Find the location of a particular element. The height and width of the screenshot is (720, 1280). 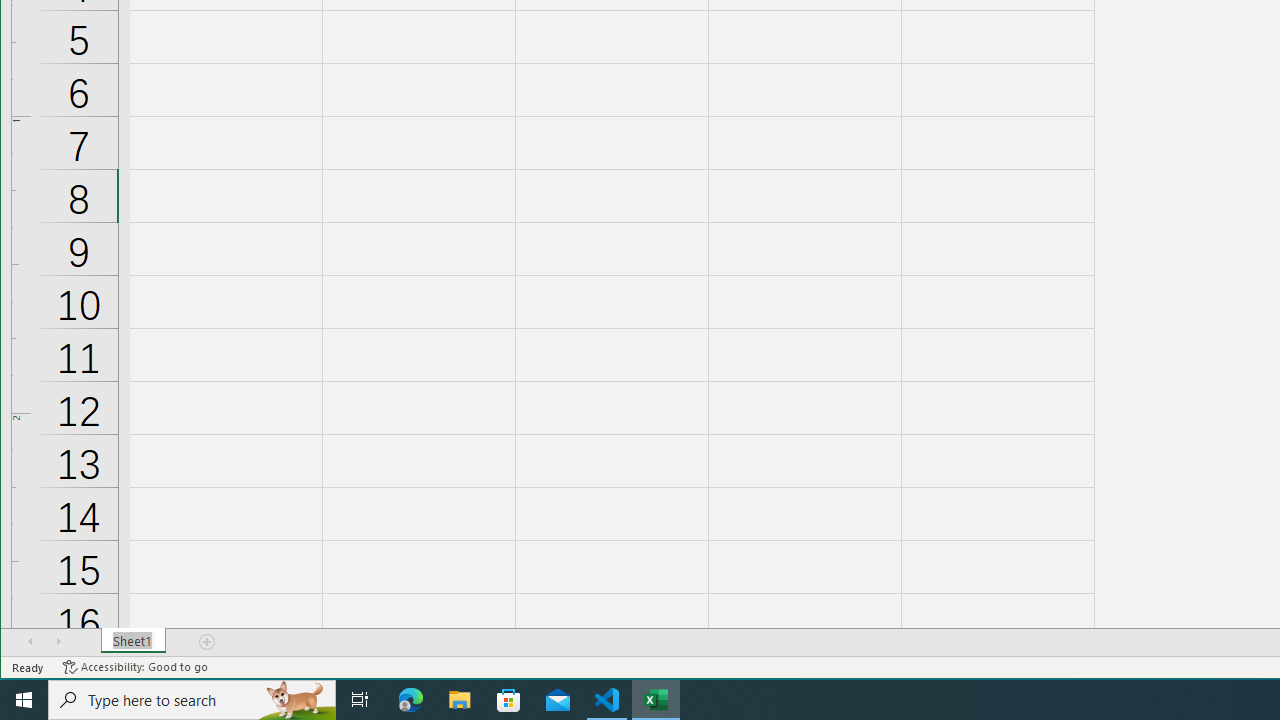

'Microsoft Store' is located at coordinates (509, 698).